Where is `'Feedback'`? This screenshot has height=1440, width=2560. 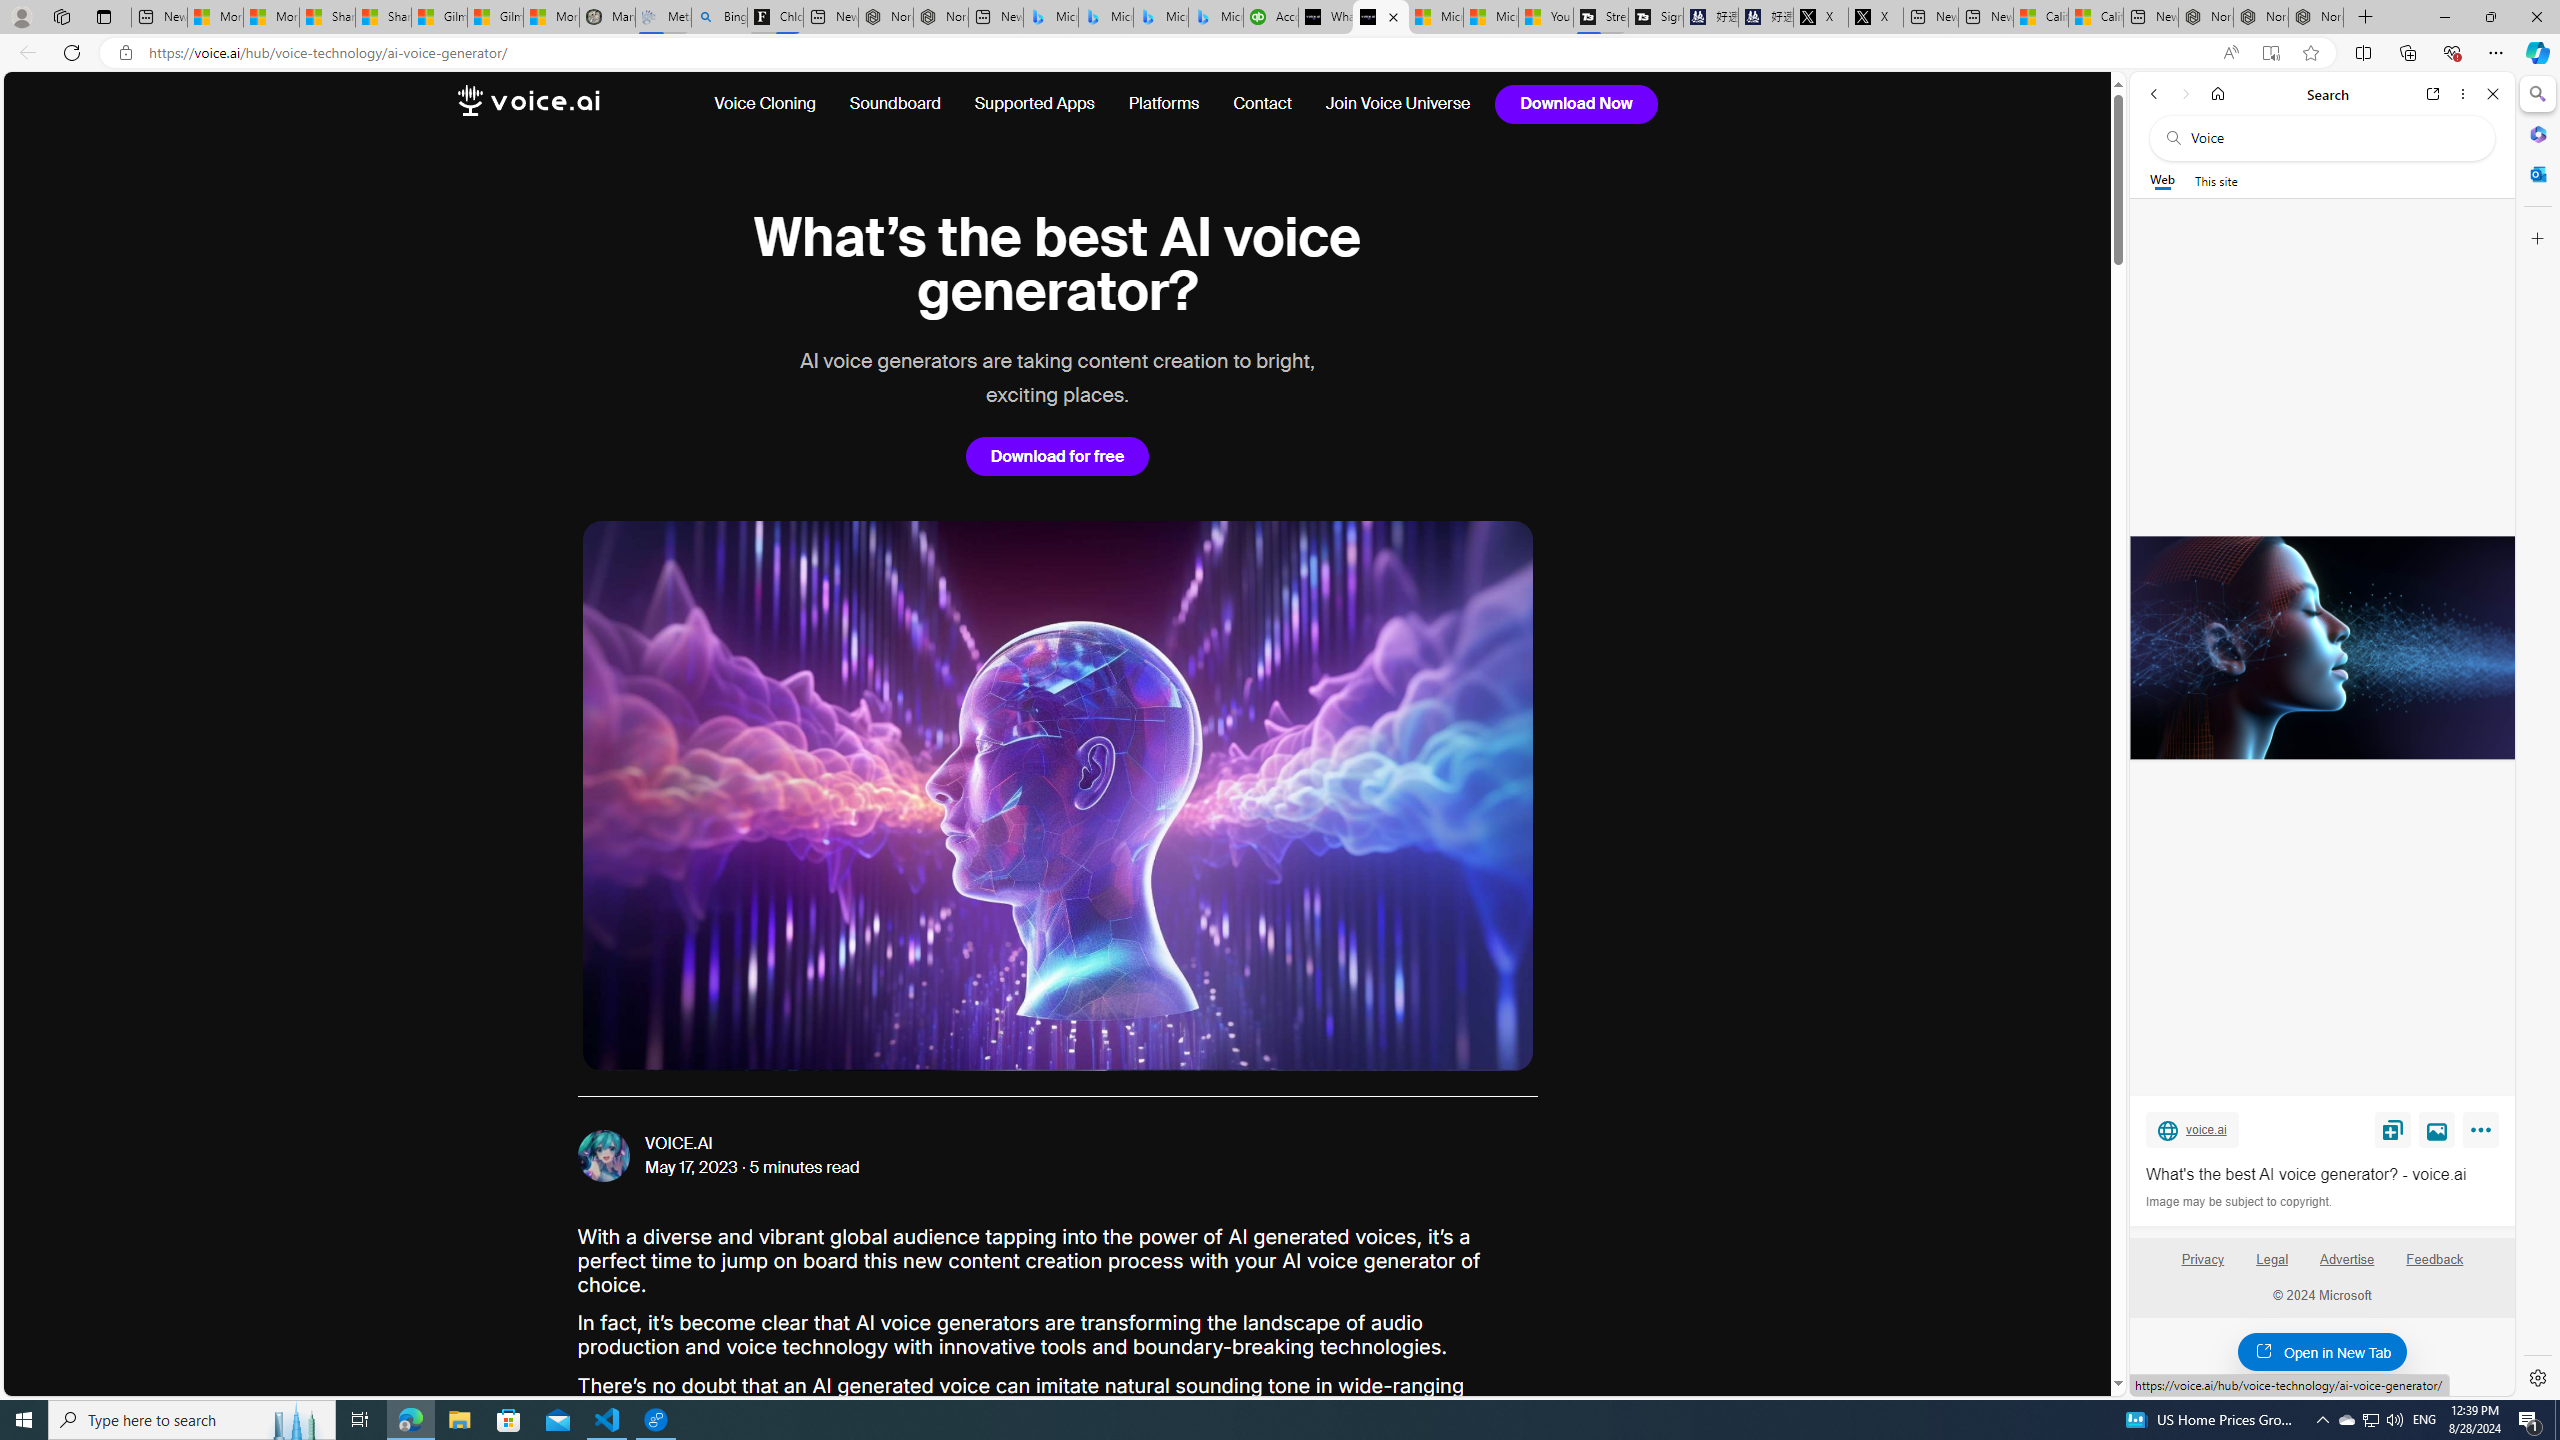
'Feedback' is located at coordinates (2434, 1267).